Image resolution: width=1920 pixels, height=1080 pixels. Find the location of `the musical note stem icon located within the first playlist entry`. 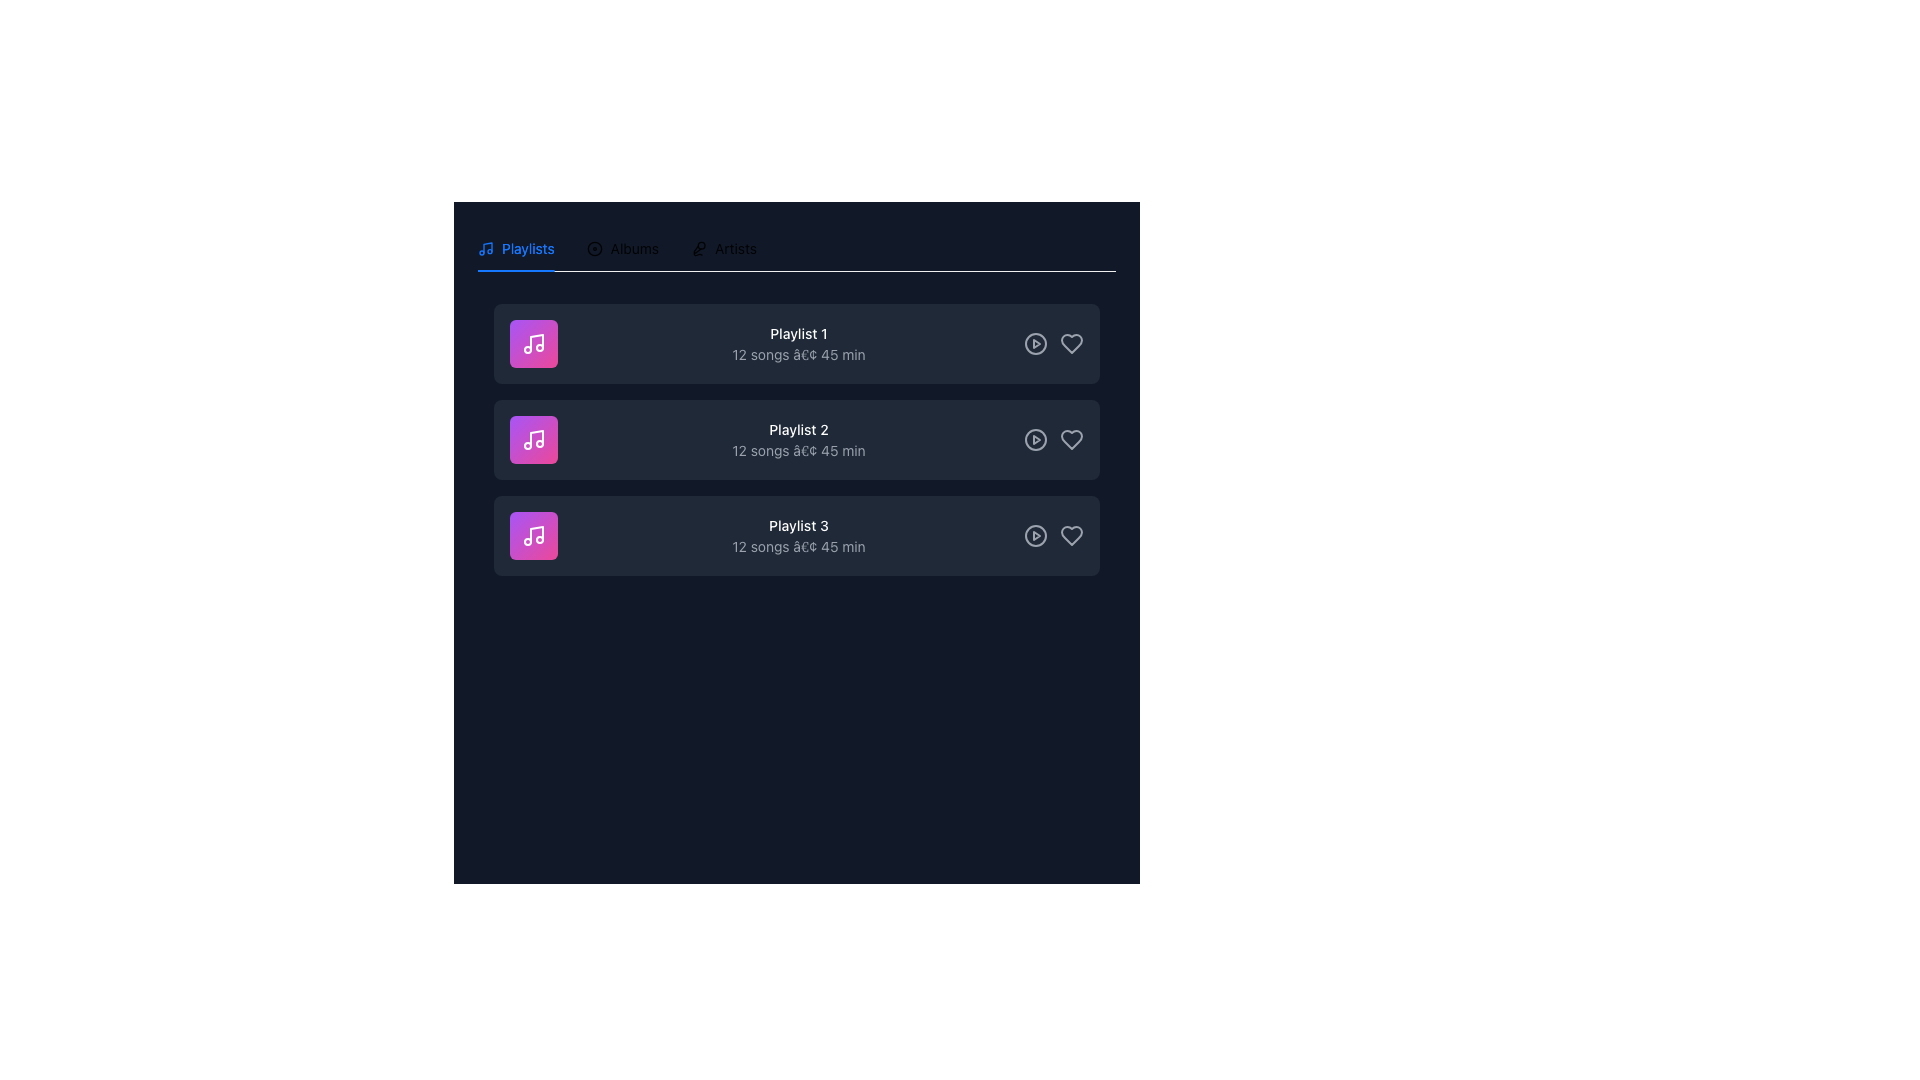

the musical note stem icon located within the first playlist entry is located at coordinates (537, 341).